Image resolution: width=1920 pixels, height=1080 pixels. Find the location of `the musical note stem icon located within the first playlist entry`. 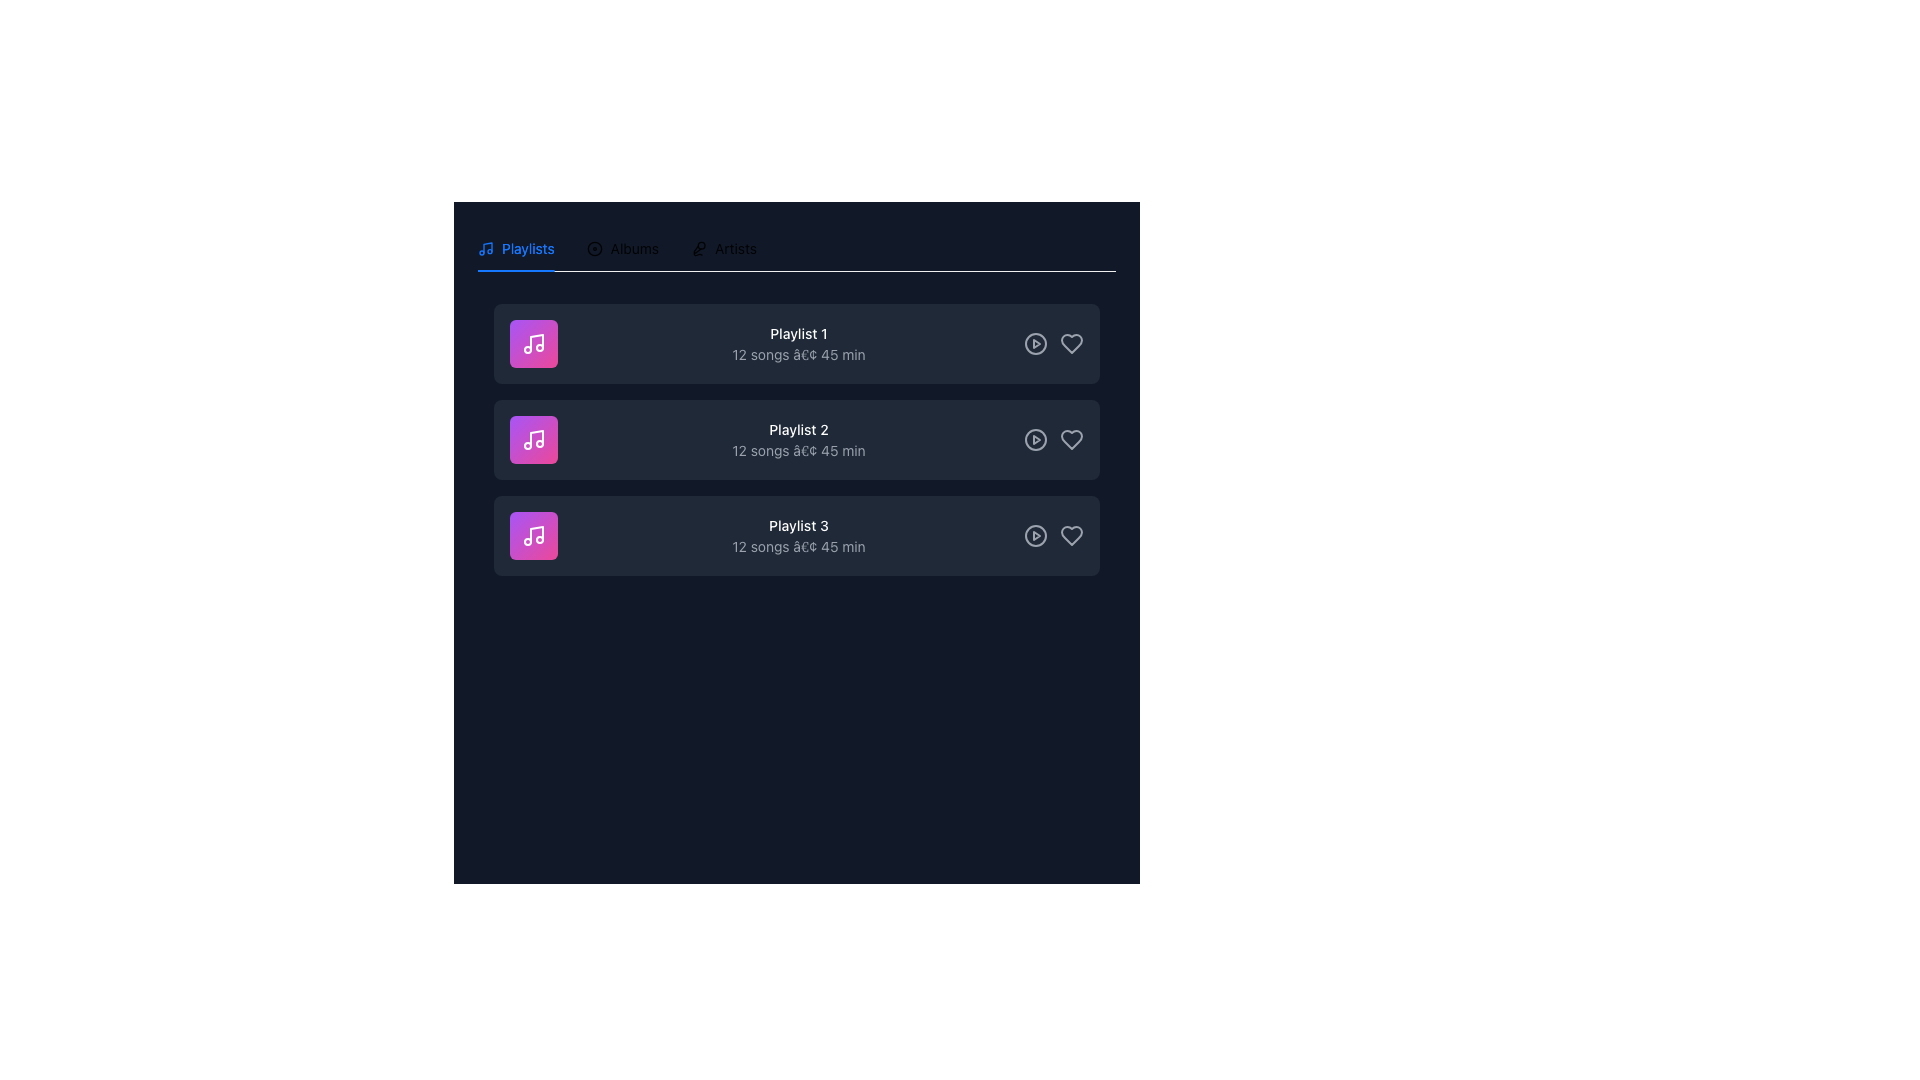

the musical note stem icon located within the first playlist entry is located at coordinates (537, 341).